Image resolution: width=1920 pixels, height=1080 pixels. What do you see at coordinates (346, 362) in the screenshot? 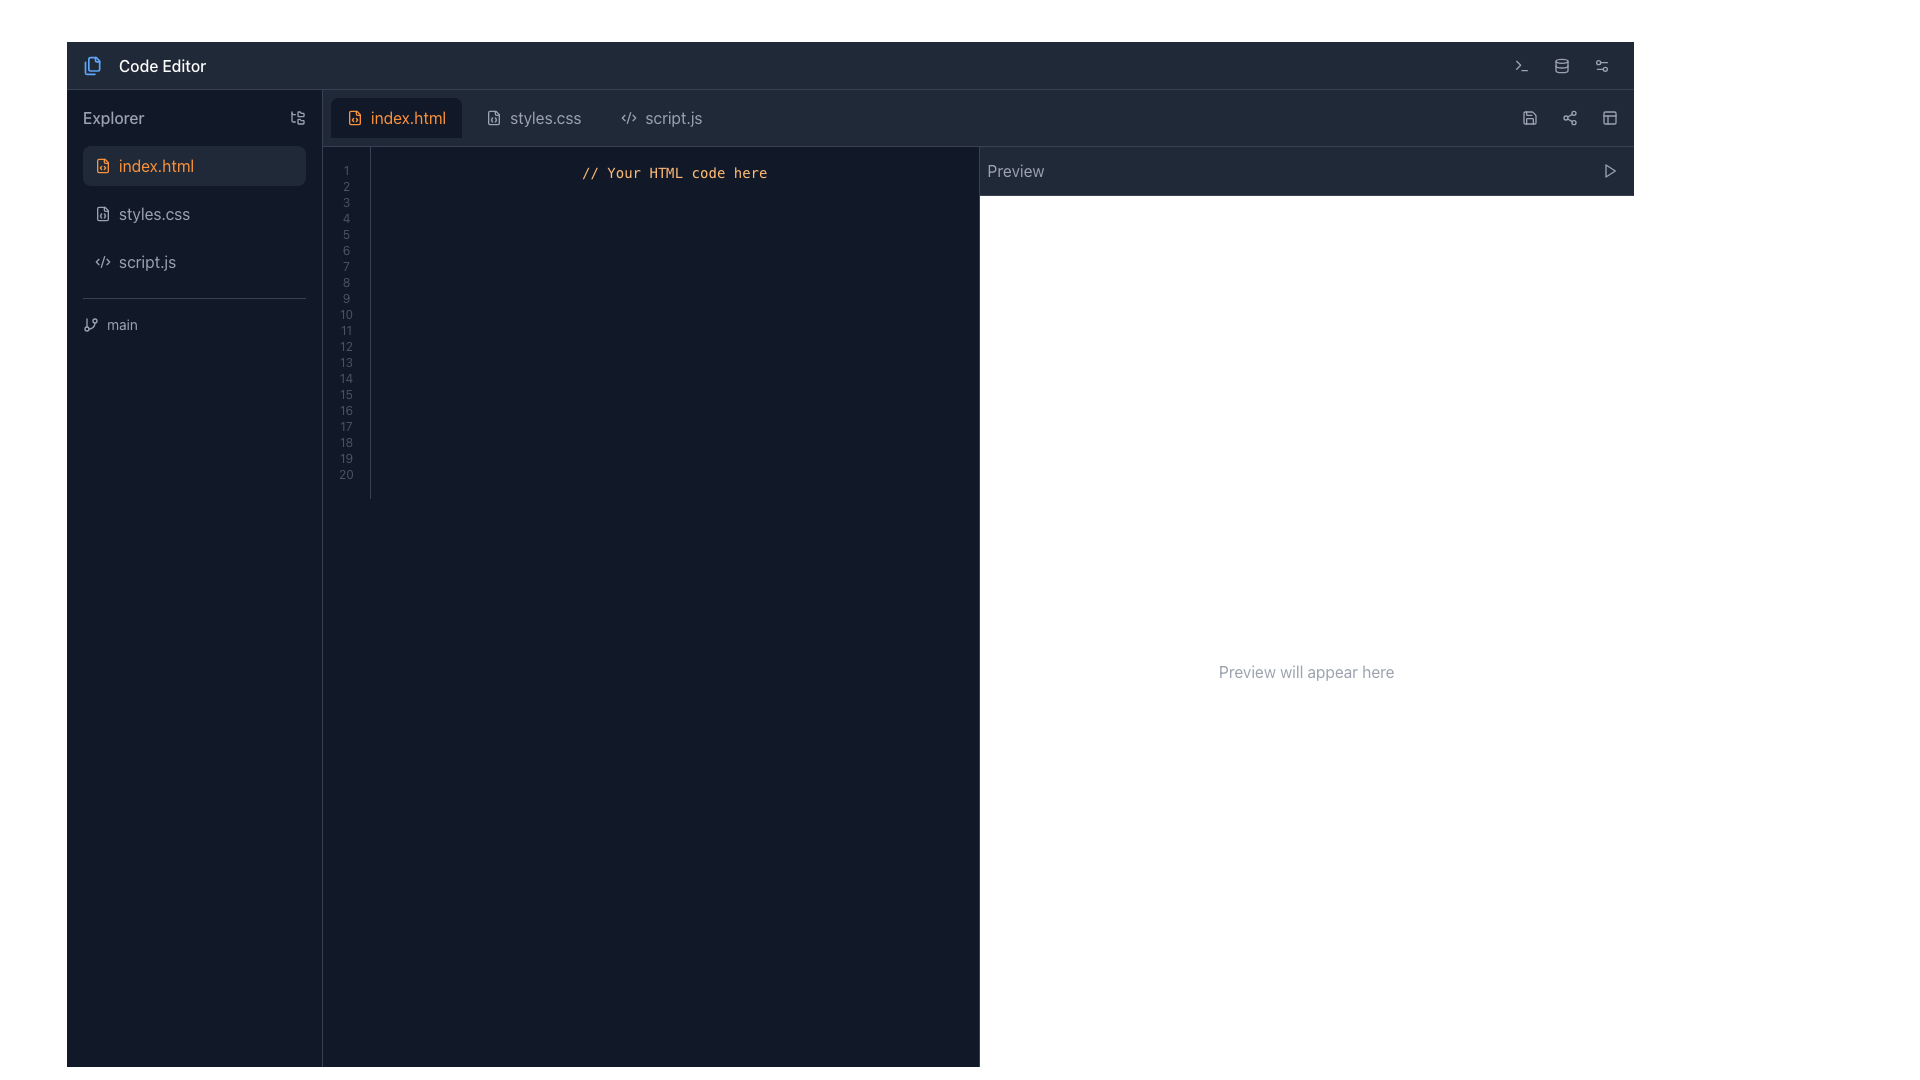
I see `the Text label indicating line number 13 in the code editor interface` at bounding box center [346, 362].